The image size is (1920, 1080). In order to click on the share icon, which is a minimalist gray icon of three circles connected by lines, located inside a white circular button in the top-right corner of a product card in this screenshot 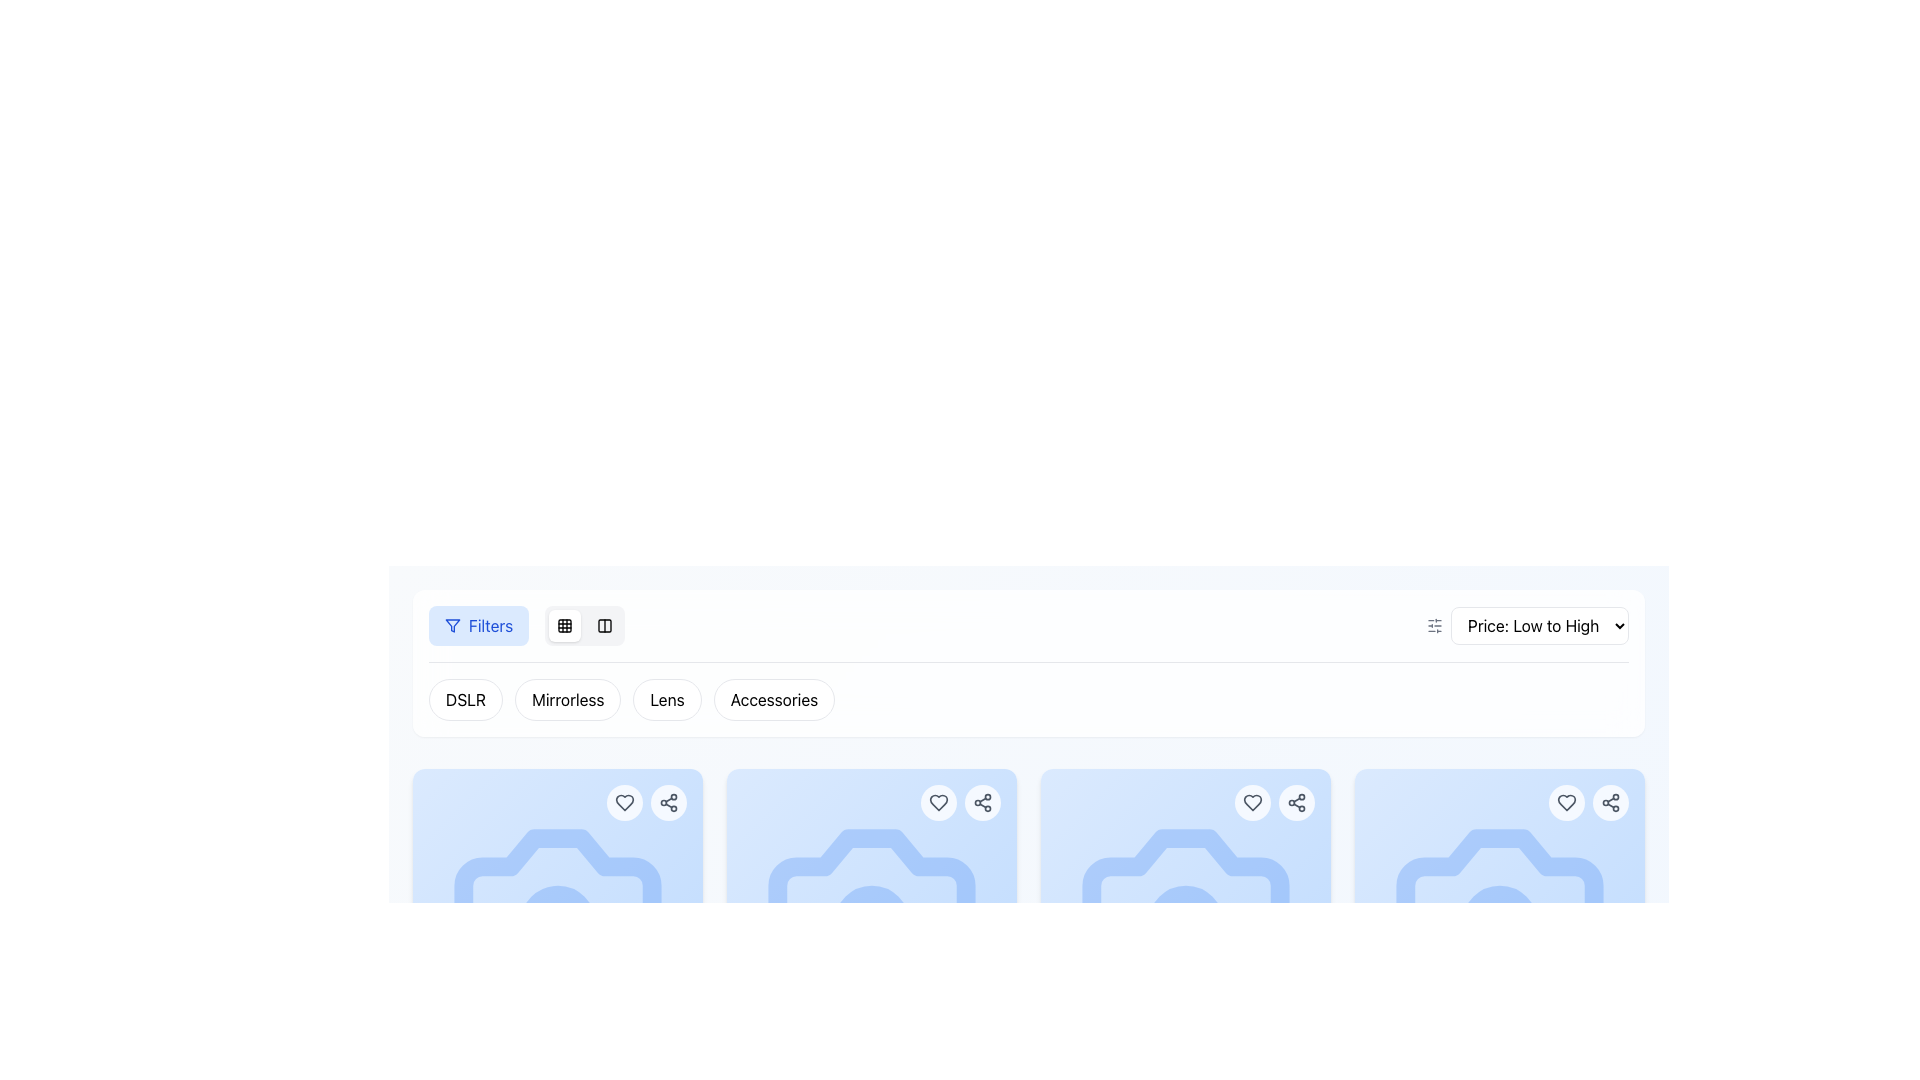, I will do `click(983, 801)`.